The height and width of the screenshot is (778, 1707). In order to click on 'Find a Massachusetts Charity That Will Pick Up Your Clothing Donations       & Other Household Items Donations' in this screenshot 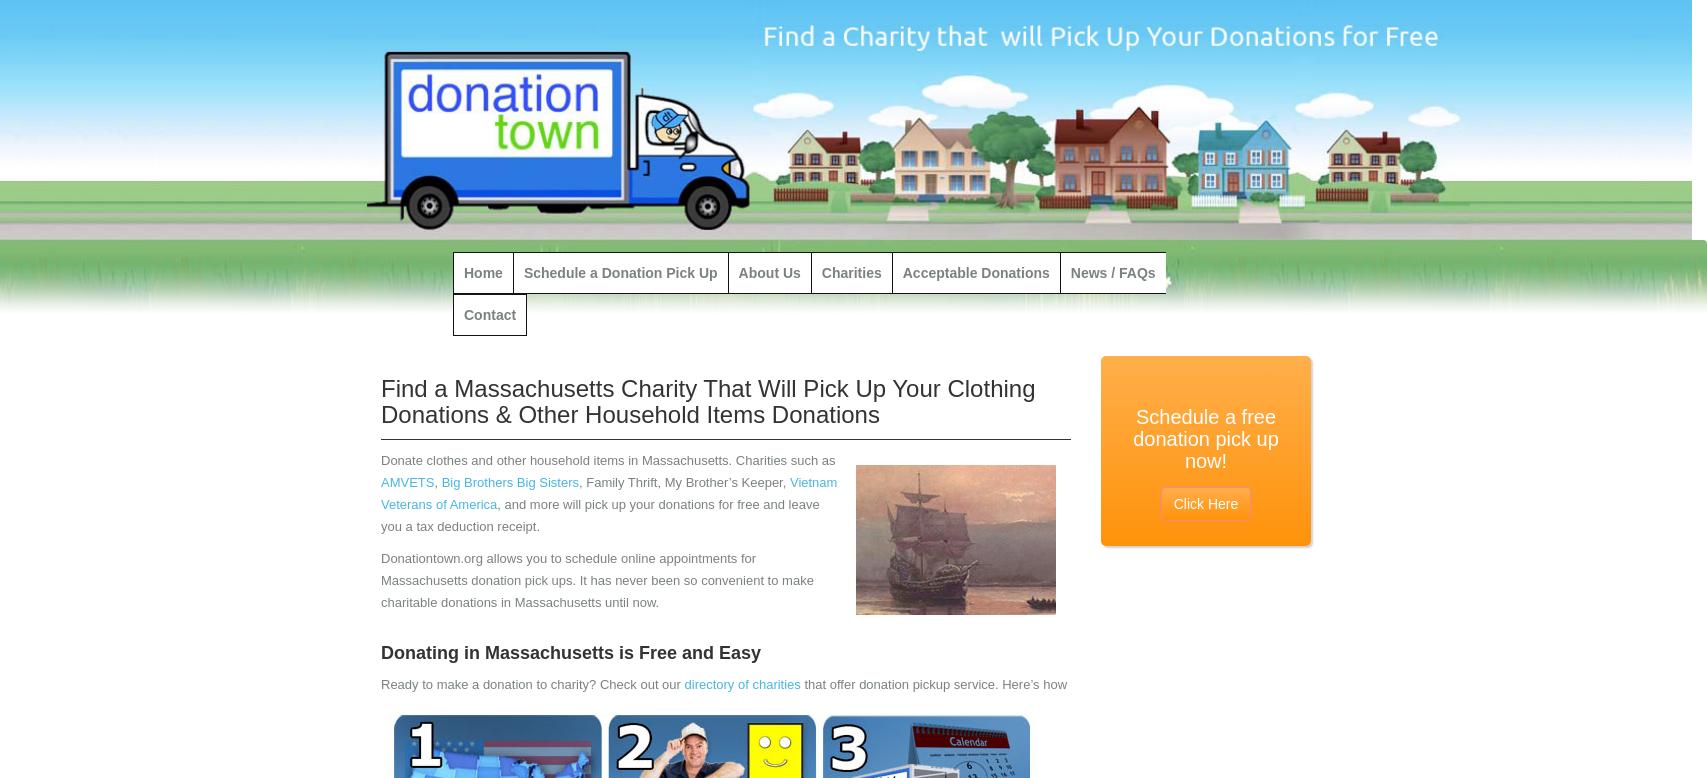, I will do `click(708, 401)`.